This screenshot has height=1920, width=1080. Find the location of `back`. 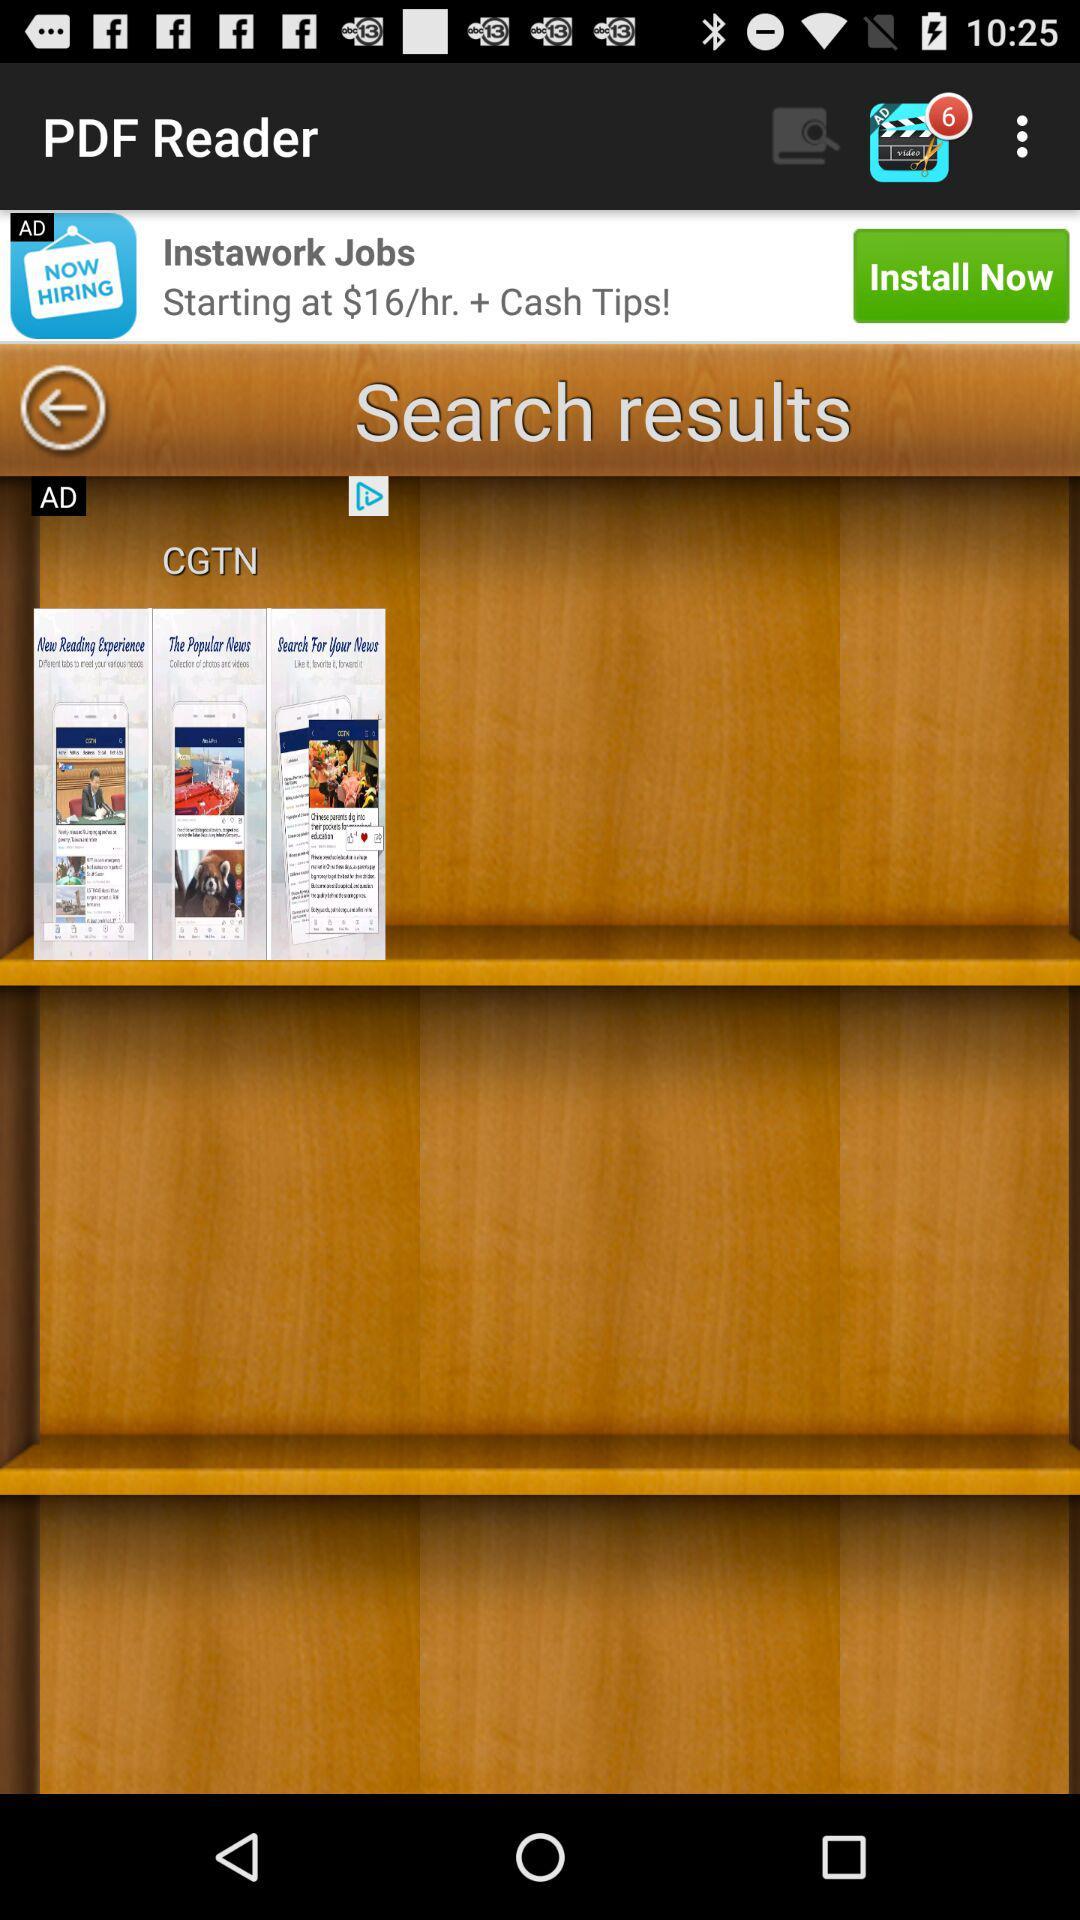

back is located at coordinates (61, 409).